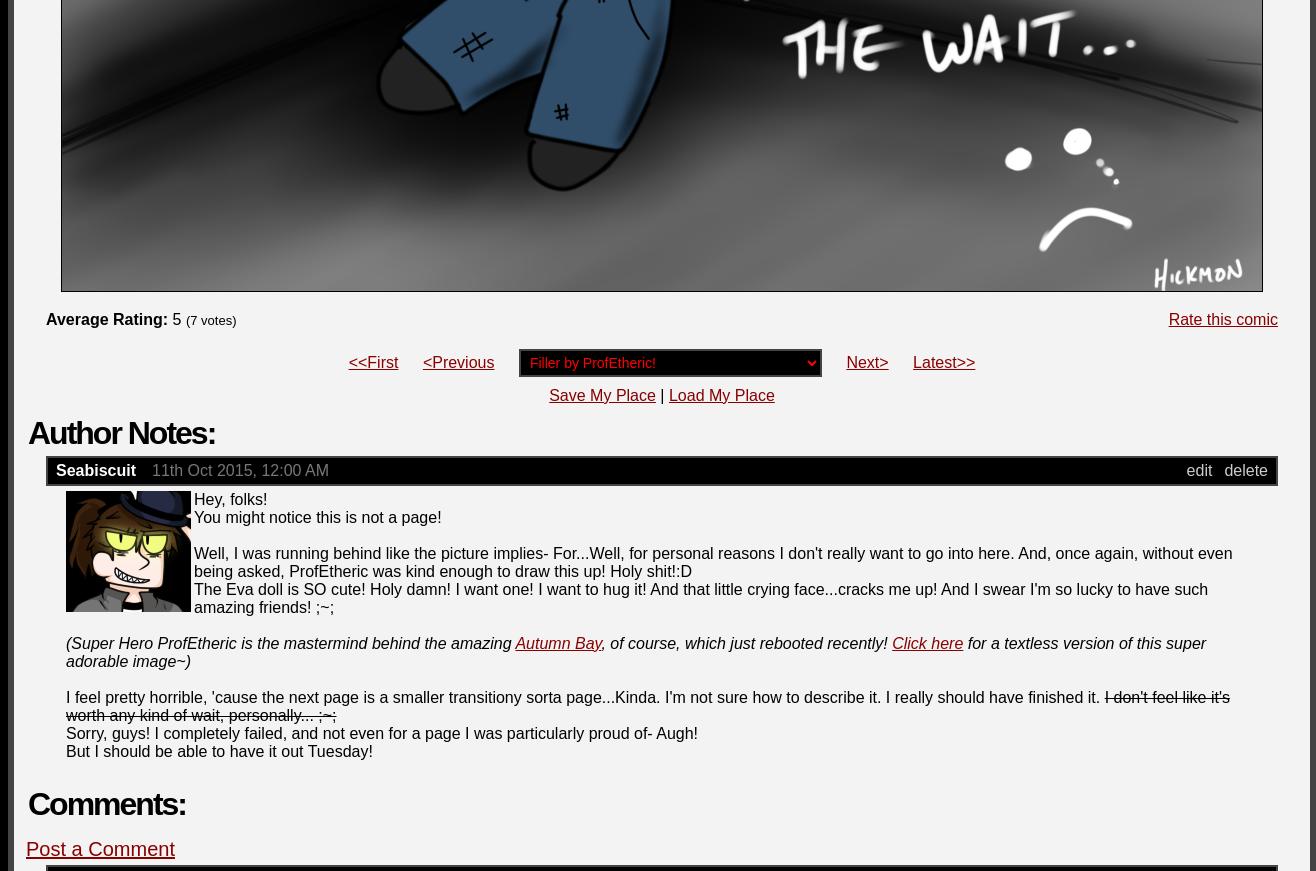 Image resolution: width=1316 pixels, height=871 pixels. What do you see at coordinates (701, 597) in the screenshot?
I see `'The Eva doll is SO cute! Holy damn! I want one! I want to hug it! And that little crying face...cracks me up! And I swear I'm so lucky to have such amazing friends! ;~;'` at bounding box center [701, 597].